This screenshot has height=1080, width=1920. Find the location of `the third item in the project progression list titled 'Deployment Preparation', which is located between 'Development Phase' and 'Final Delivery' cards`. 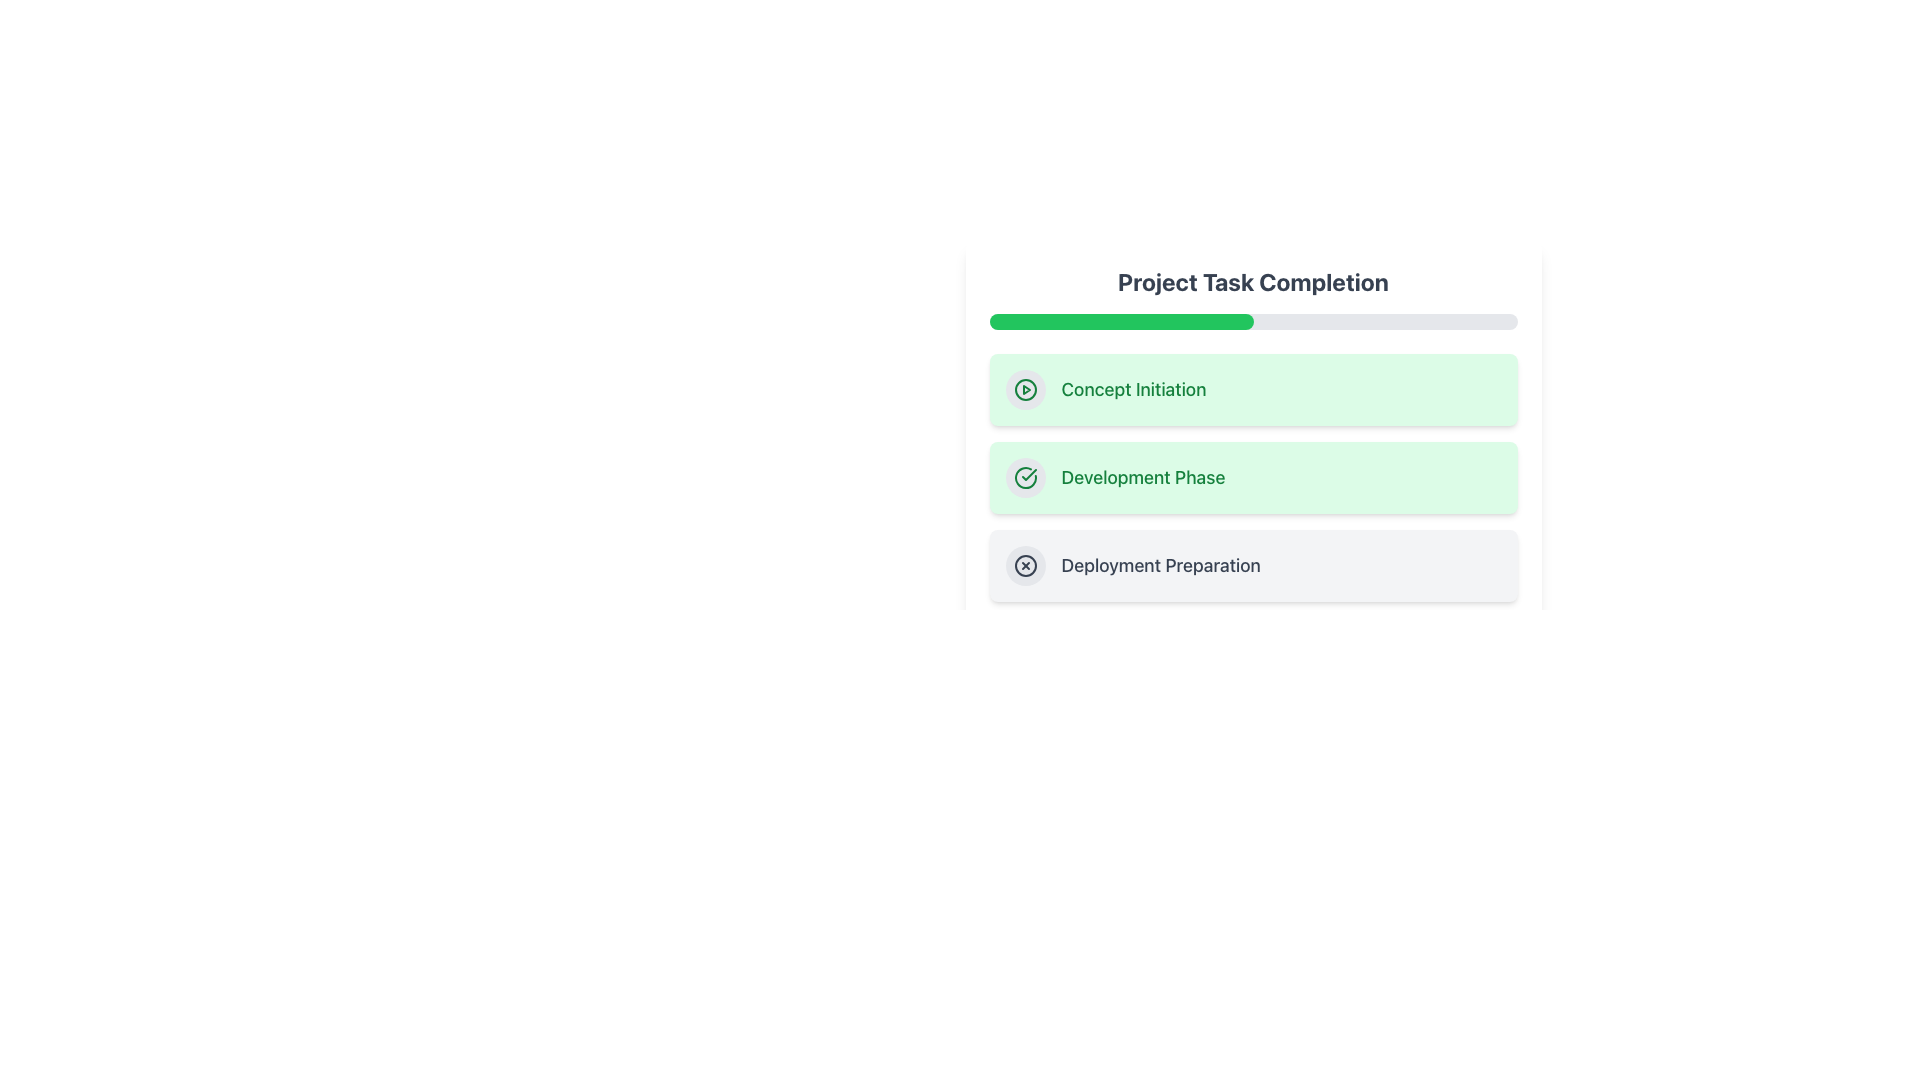

the third item in the project progression list titled 'Deployment Preparation', which is located between 'Development Phase' and 'Final Delivery' cards is located at coordinates (1252, 566).